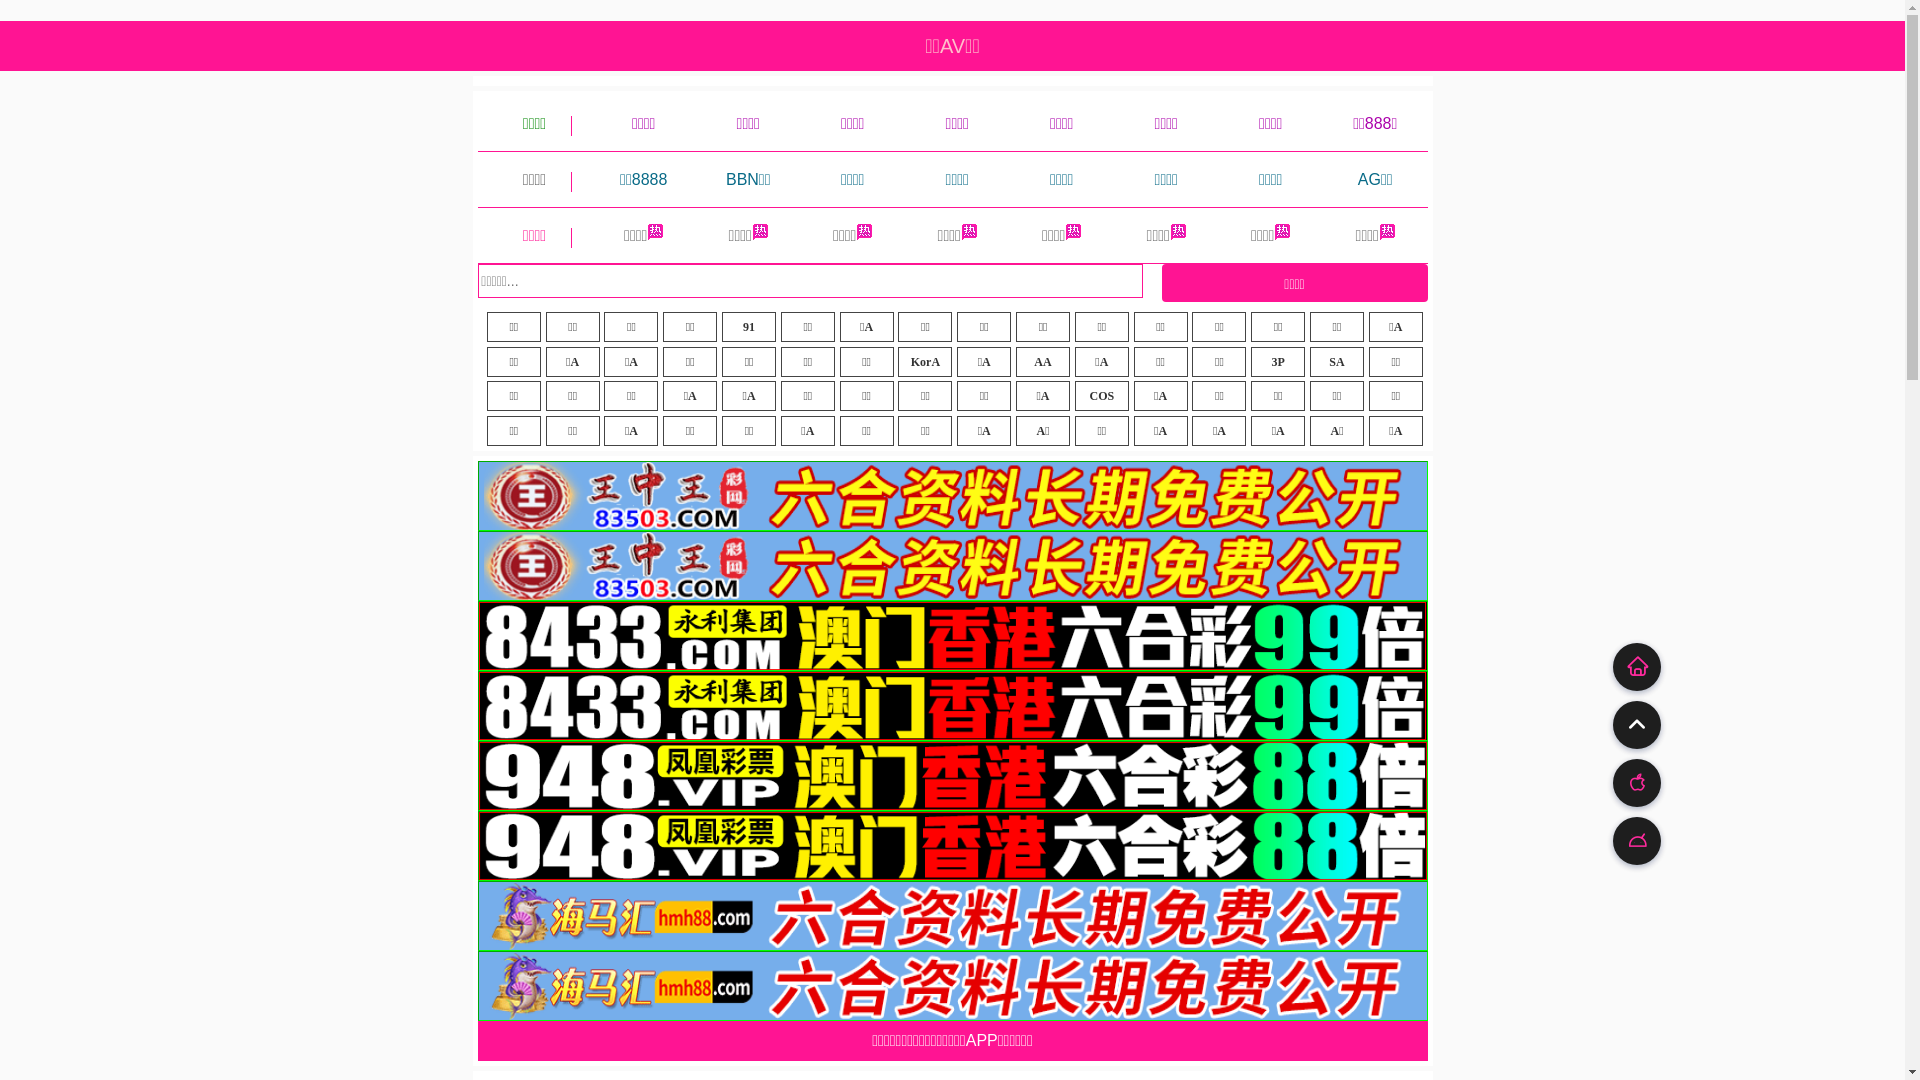  I want to click on '91', so click(747, 326).